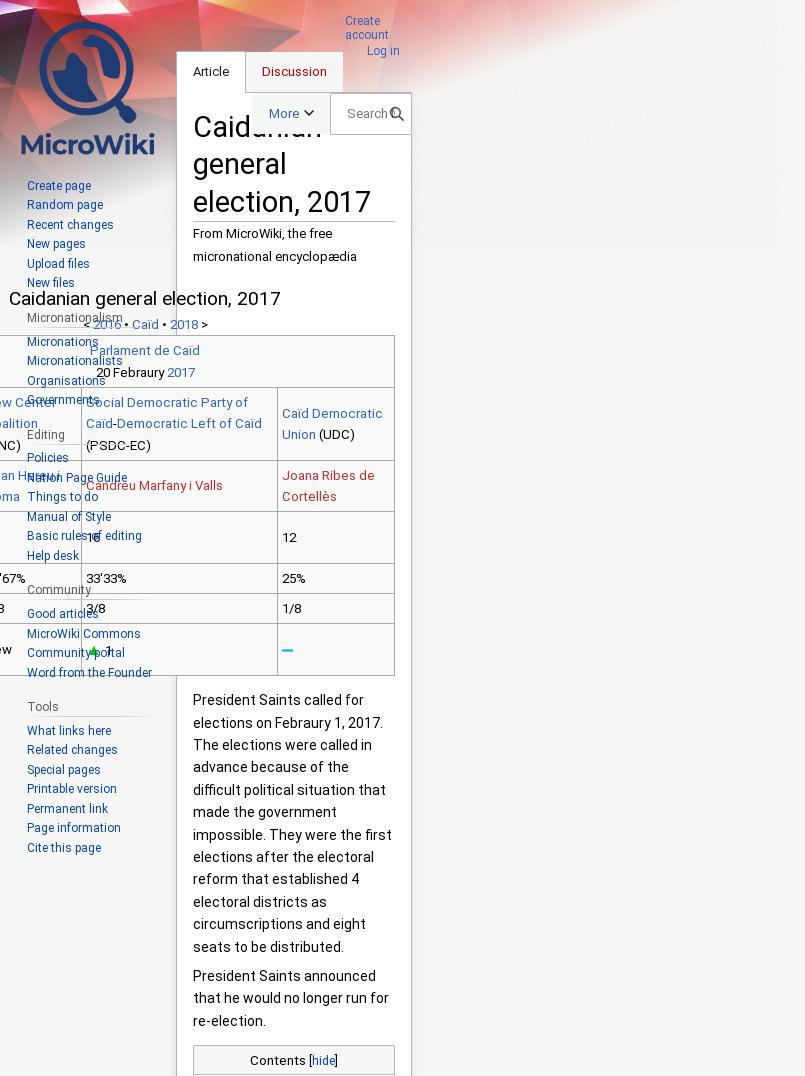 The width and height of the screenshot is (805, 1076). What do you see at coordinates (292, 576) in the screenshot?
I see `'25%'` at bounding box center [292, 576].